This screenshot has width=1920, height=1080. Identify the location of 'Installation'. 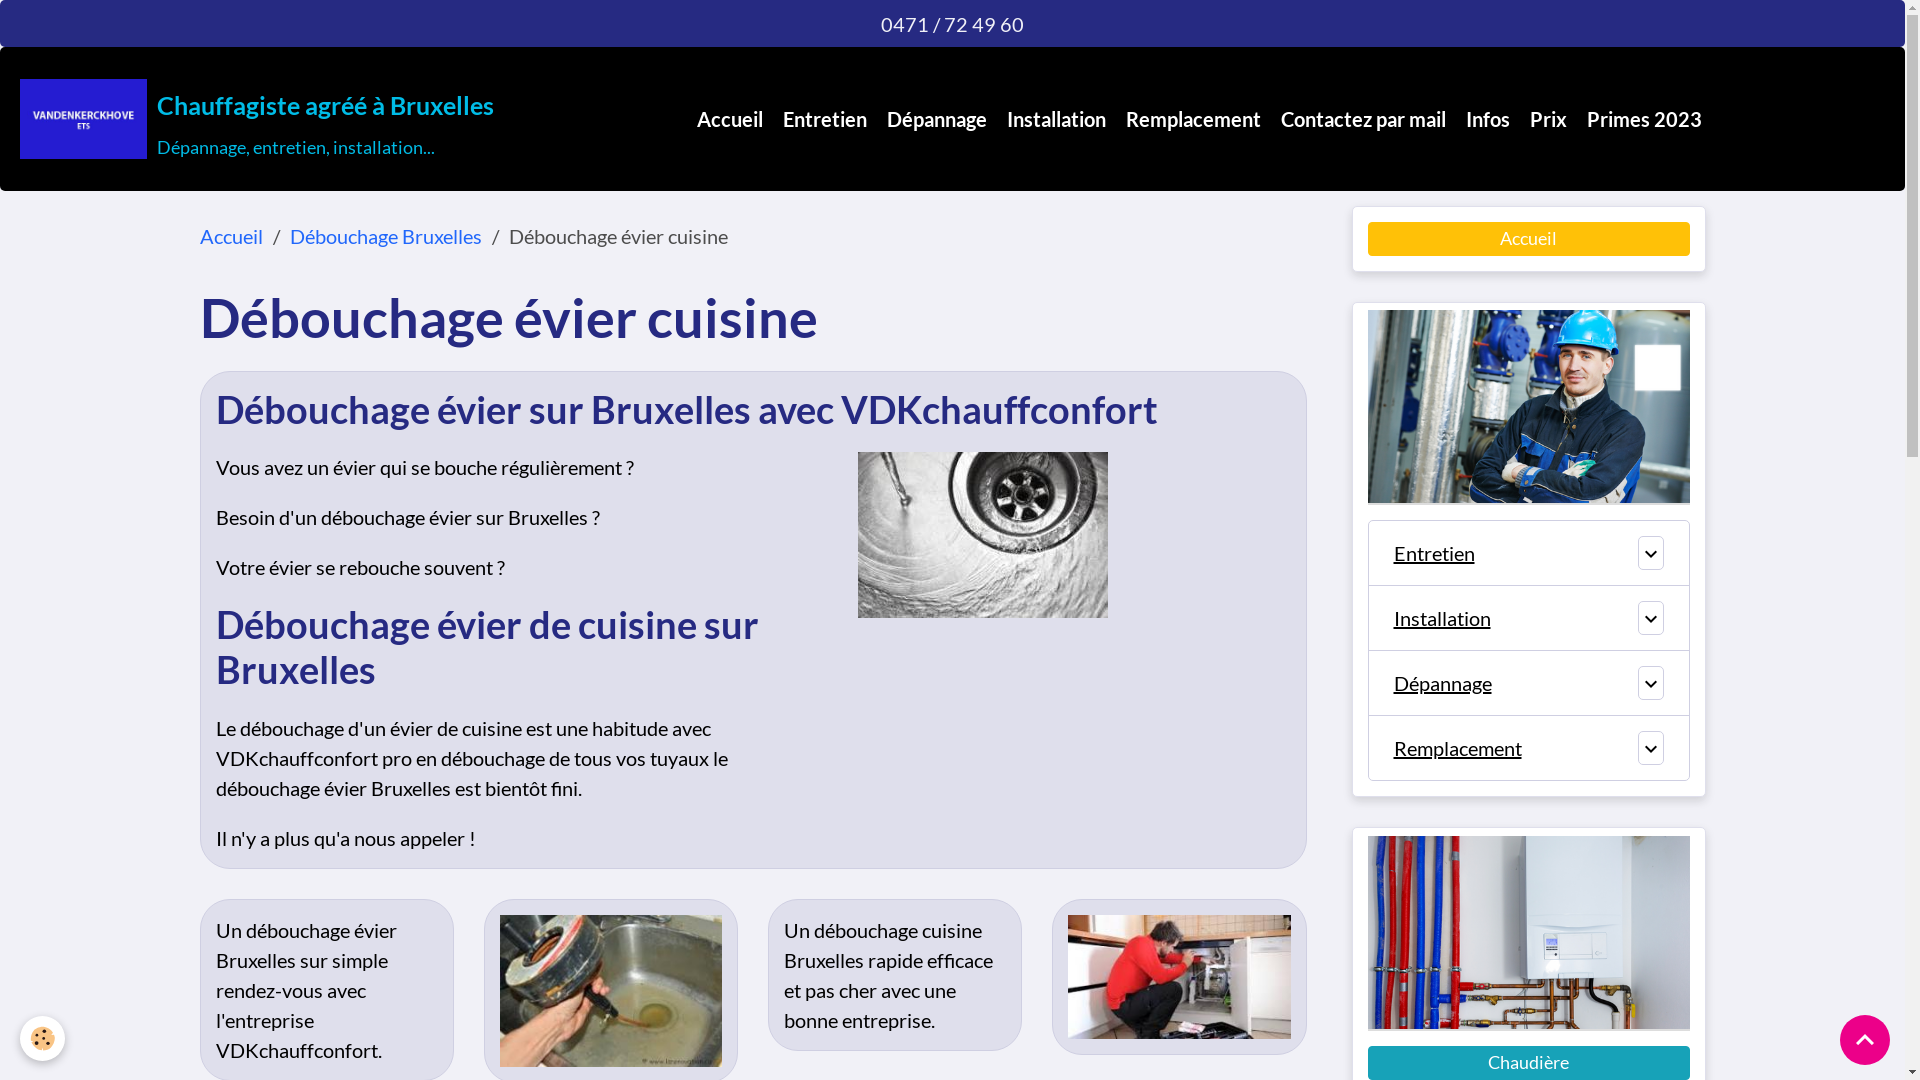
(1511, 616).